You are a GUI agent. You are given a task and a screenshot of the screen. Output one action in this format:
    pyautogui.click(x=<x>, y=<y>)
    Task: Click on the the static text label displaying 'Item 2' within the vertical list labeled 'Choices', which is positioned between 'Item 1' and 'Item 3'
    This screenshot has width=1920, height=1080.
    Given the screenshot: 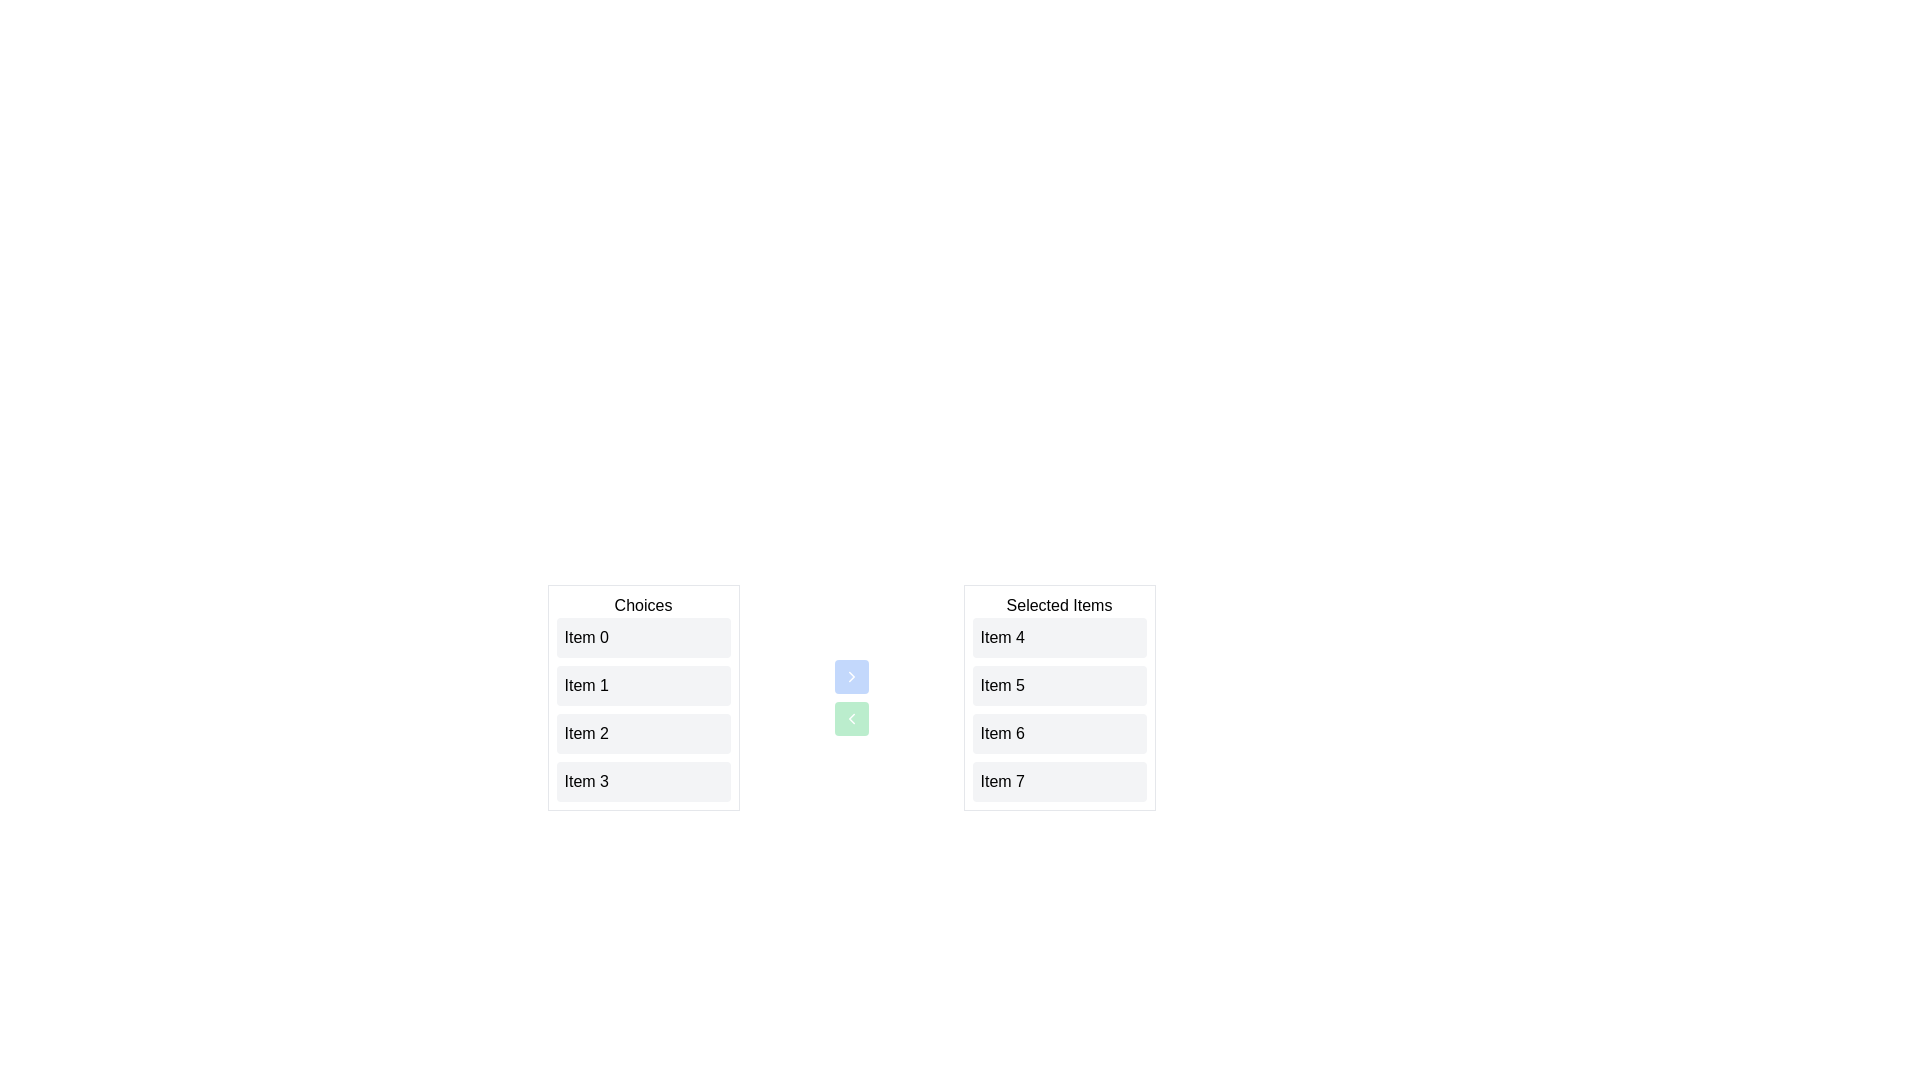 What is the action you would take?
    pyautogui.click(x=585, y=733)
    